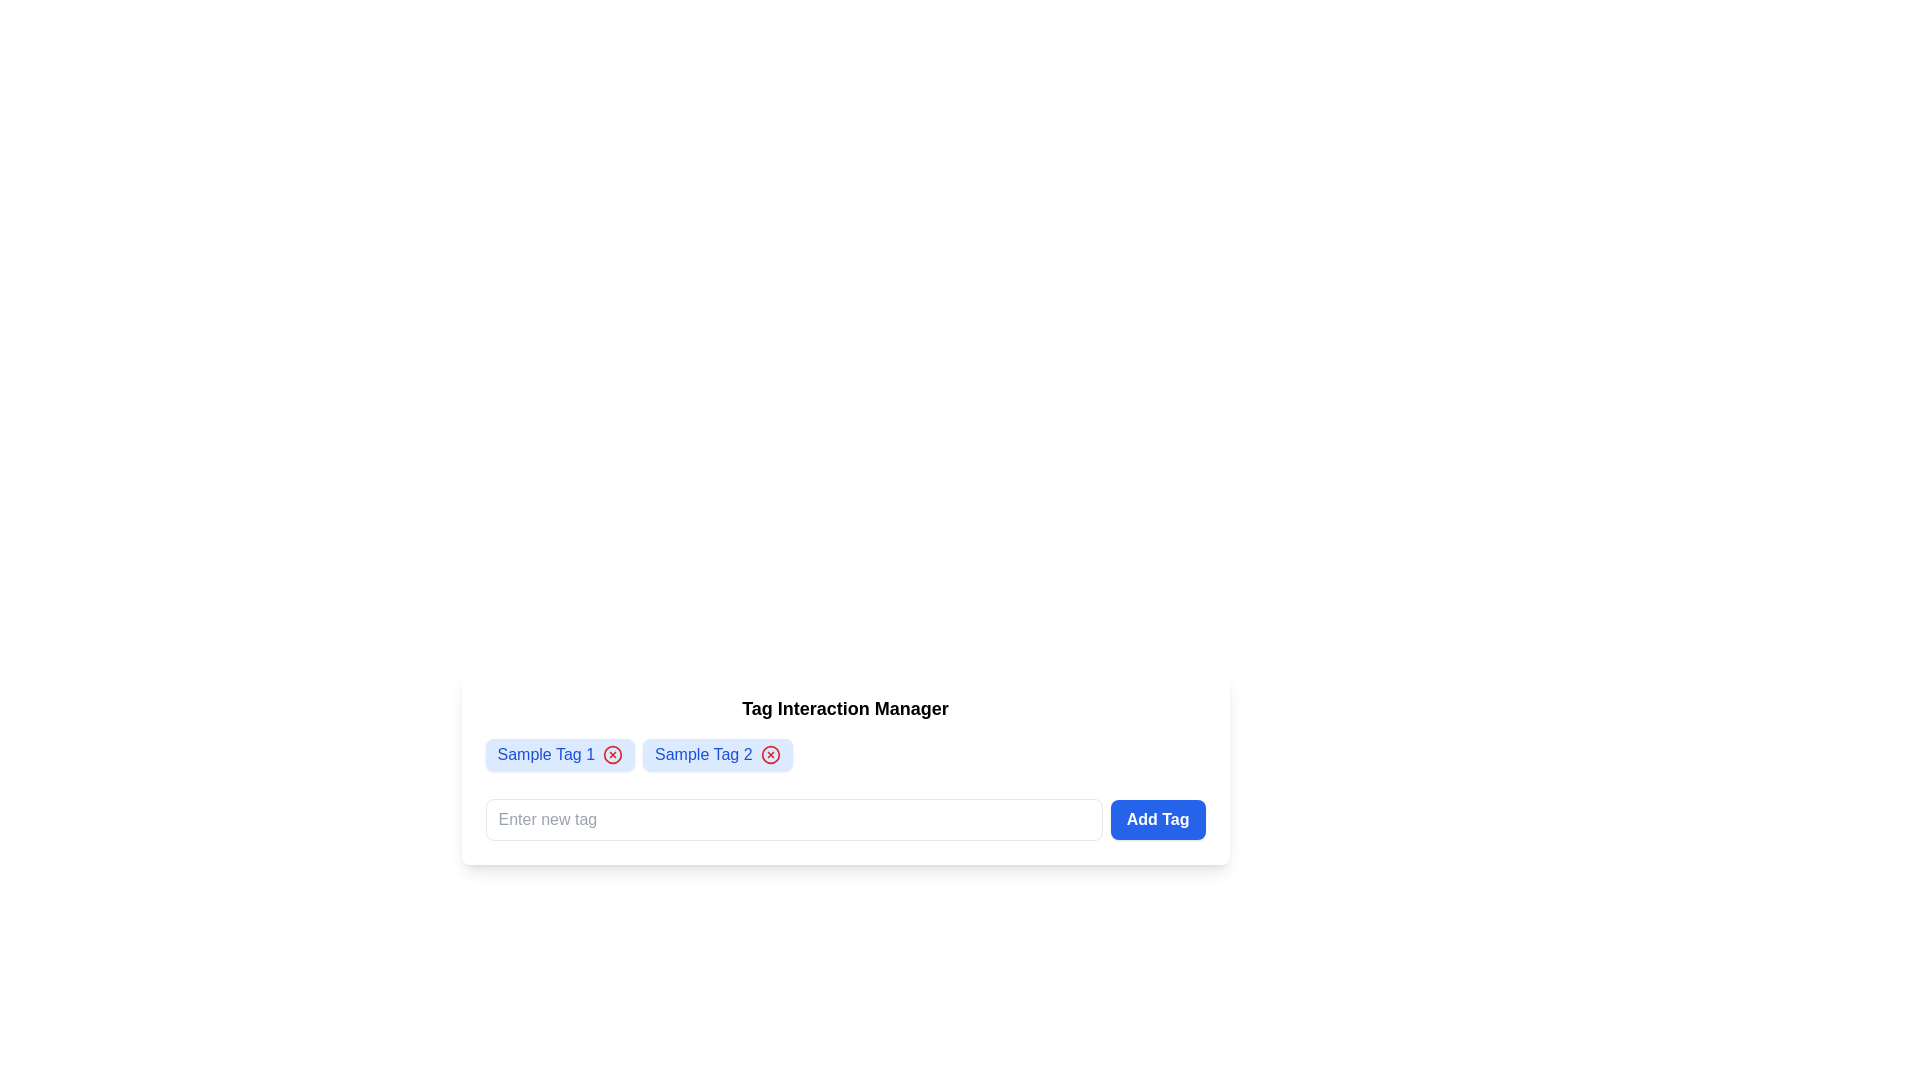 Image resolution: width=1920 pixels, height=1080 pixels. I want to click on the red circular icon with an 'X' inside, so click(612, 755).